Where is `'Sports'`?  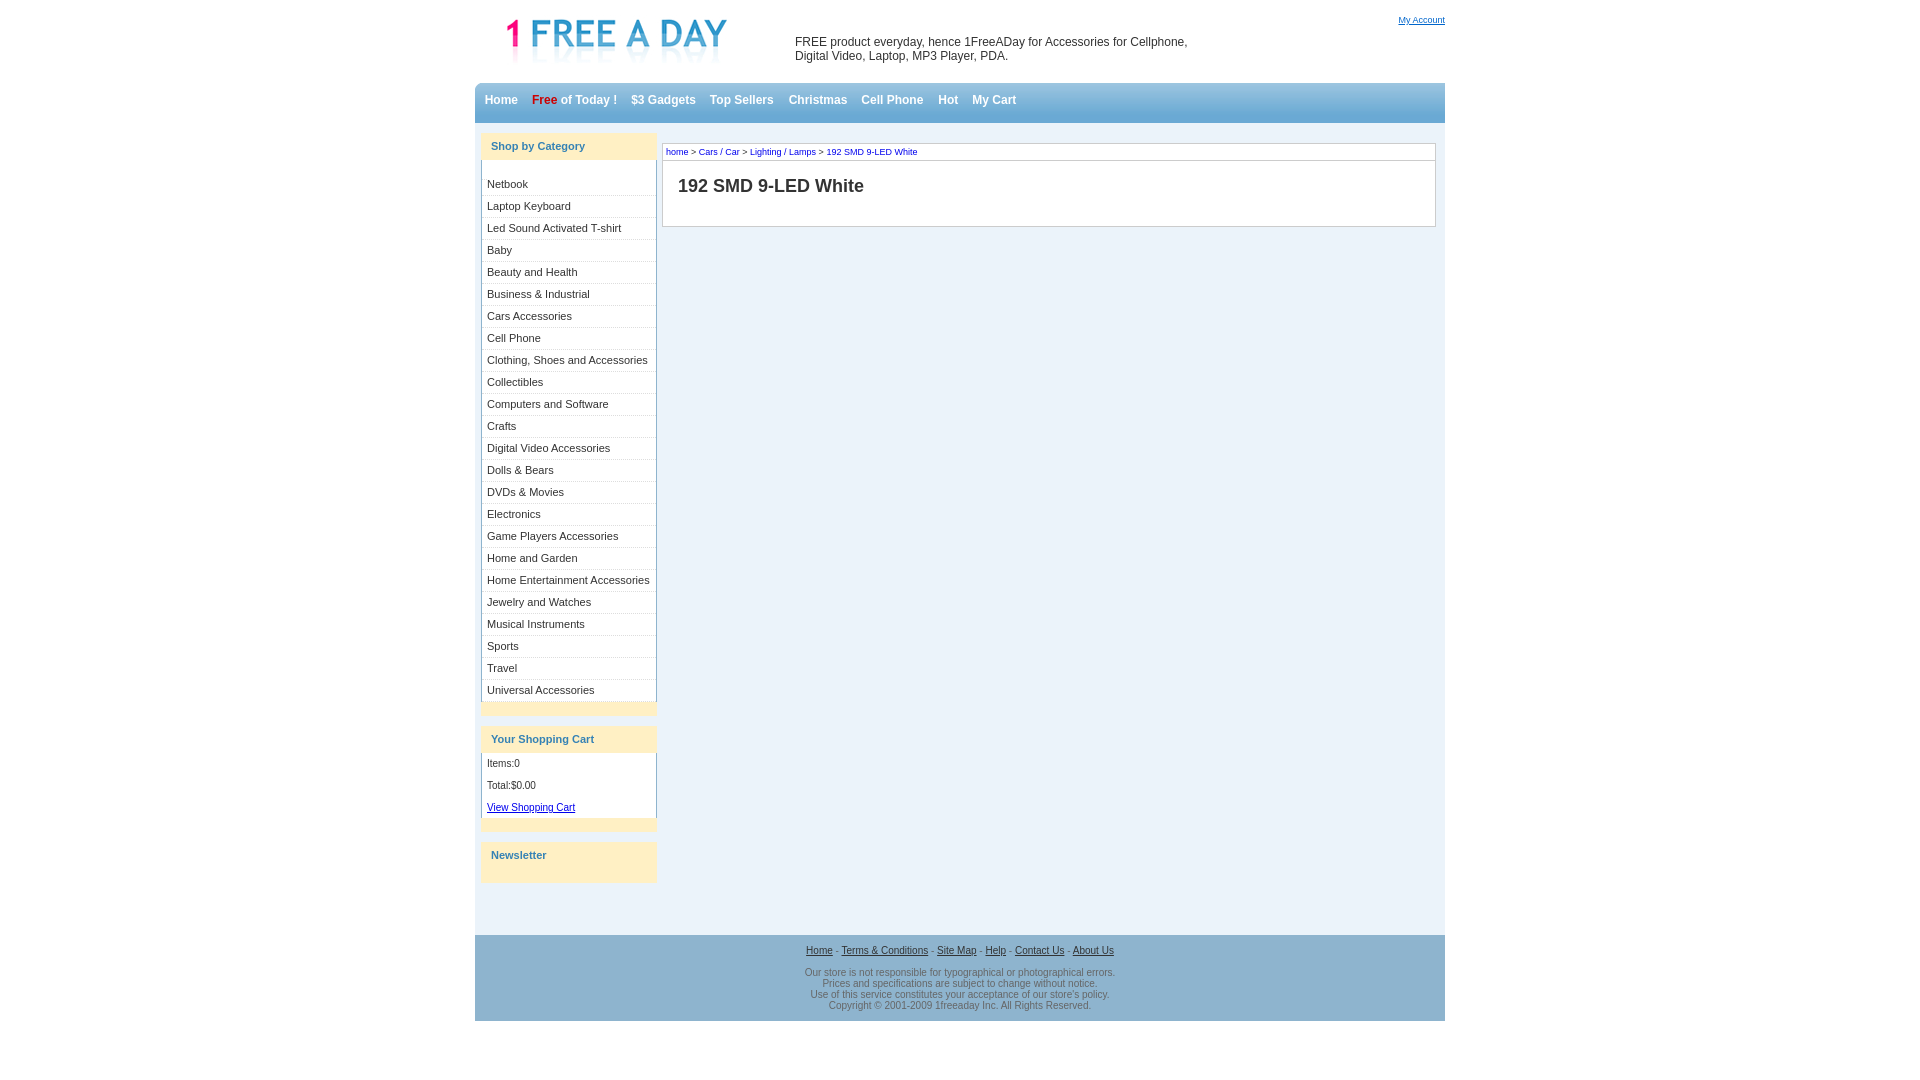 'Sports' is located at coordinates (570, 645).